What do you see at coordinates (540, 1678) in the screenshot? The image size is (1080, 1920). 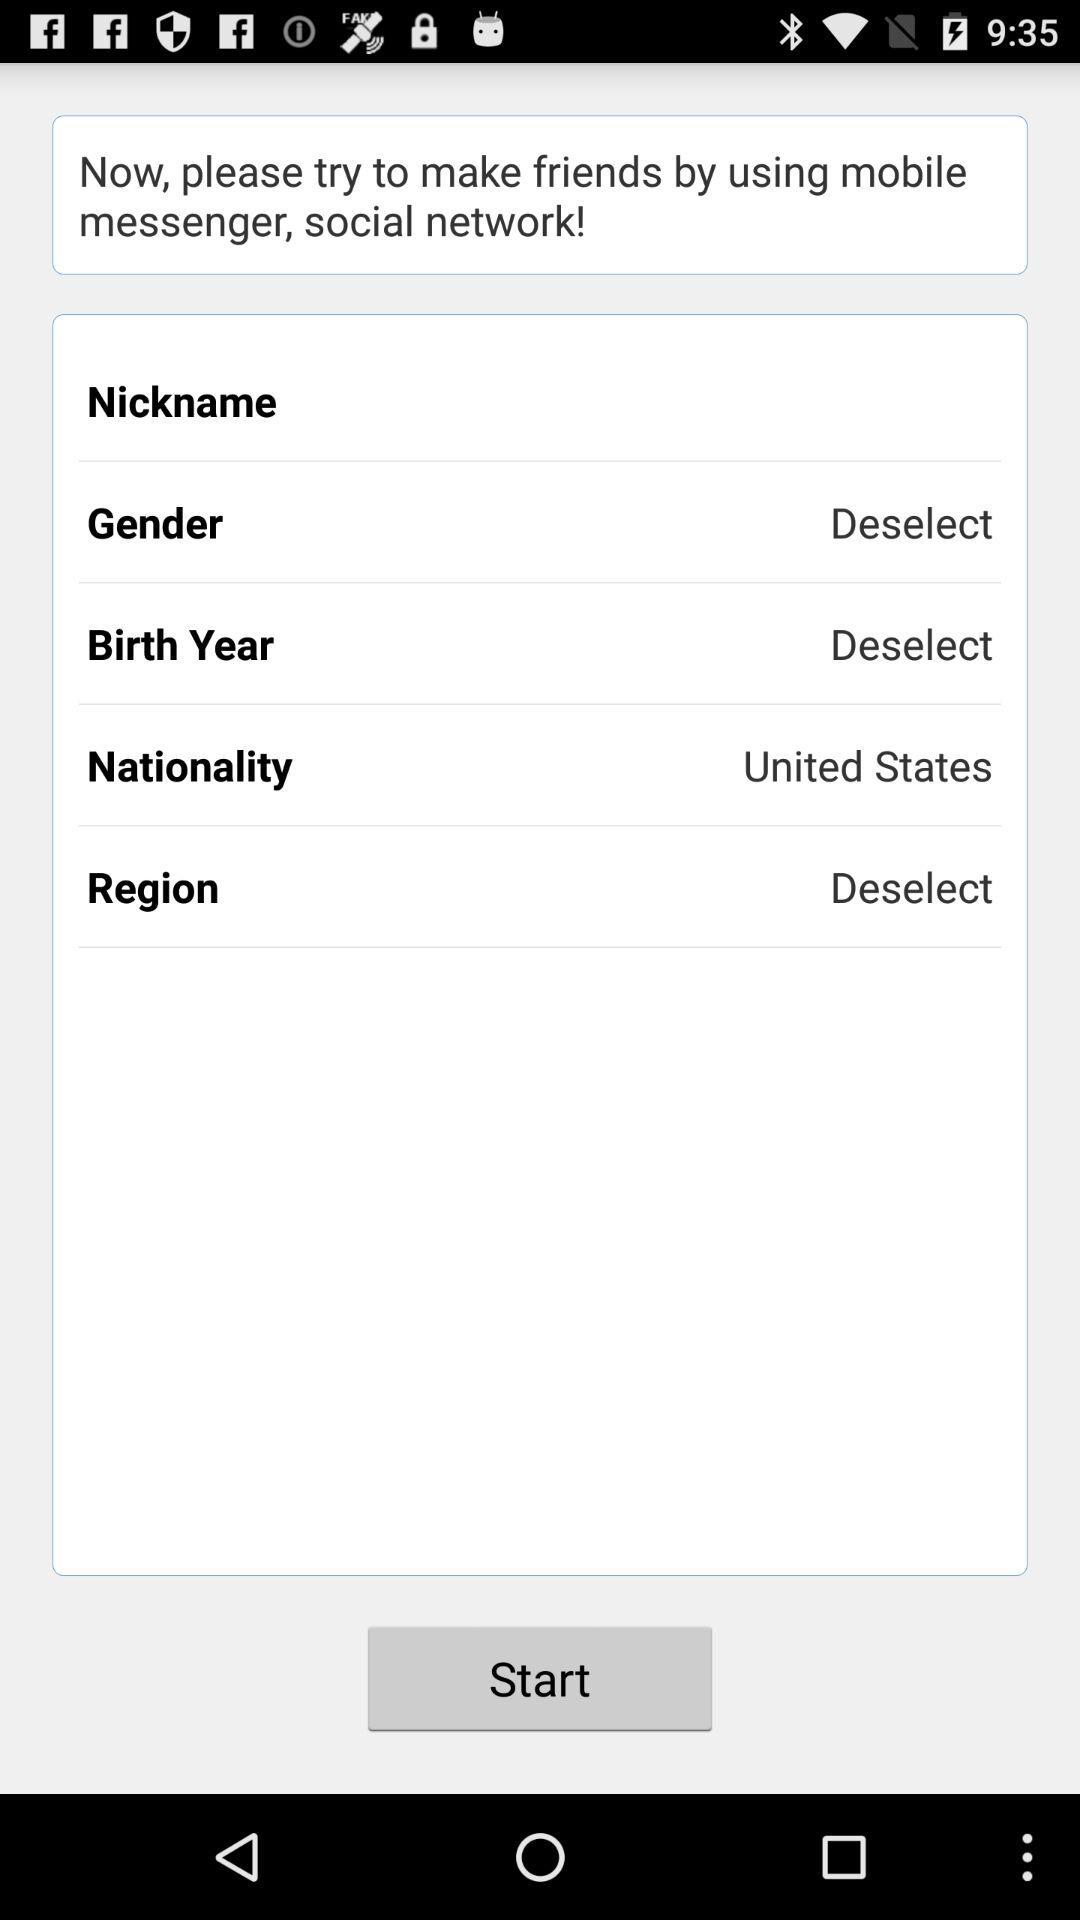 I see `start` at bounding box center [540, 1678].